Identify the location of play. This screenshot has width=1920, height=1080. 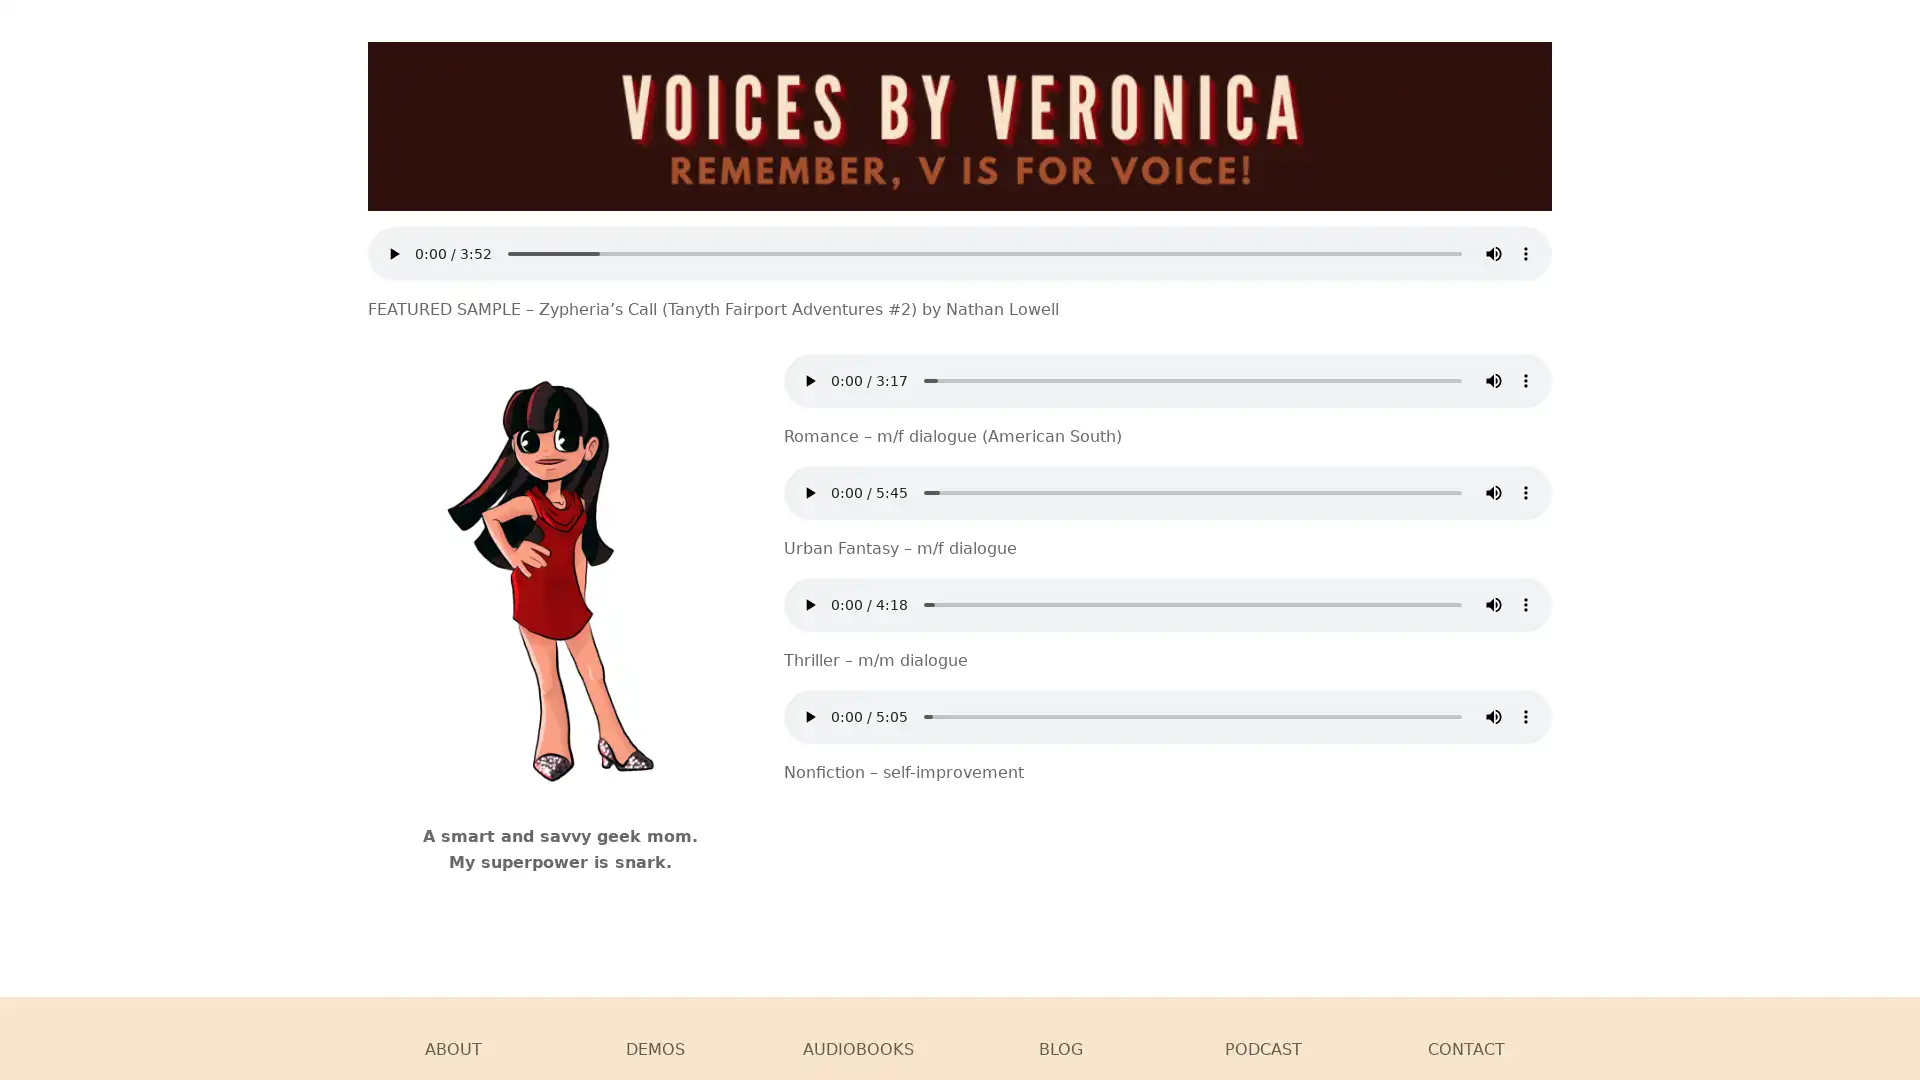
(810, 716).